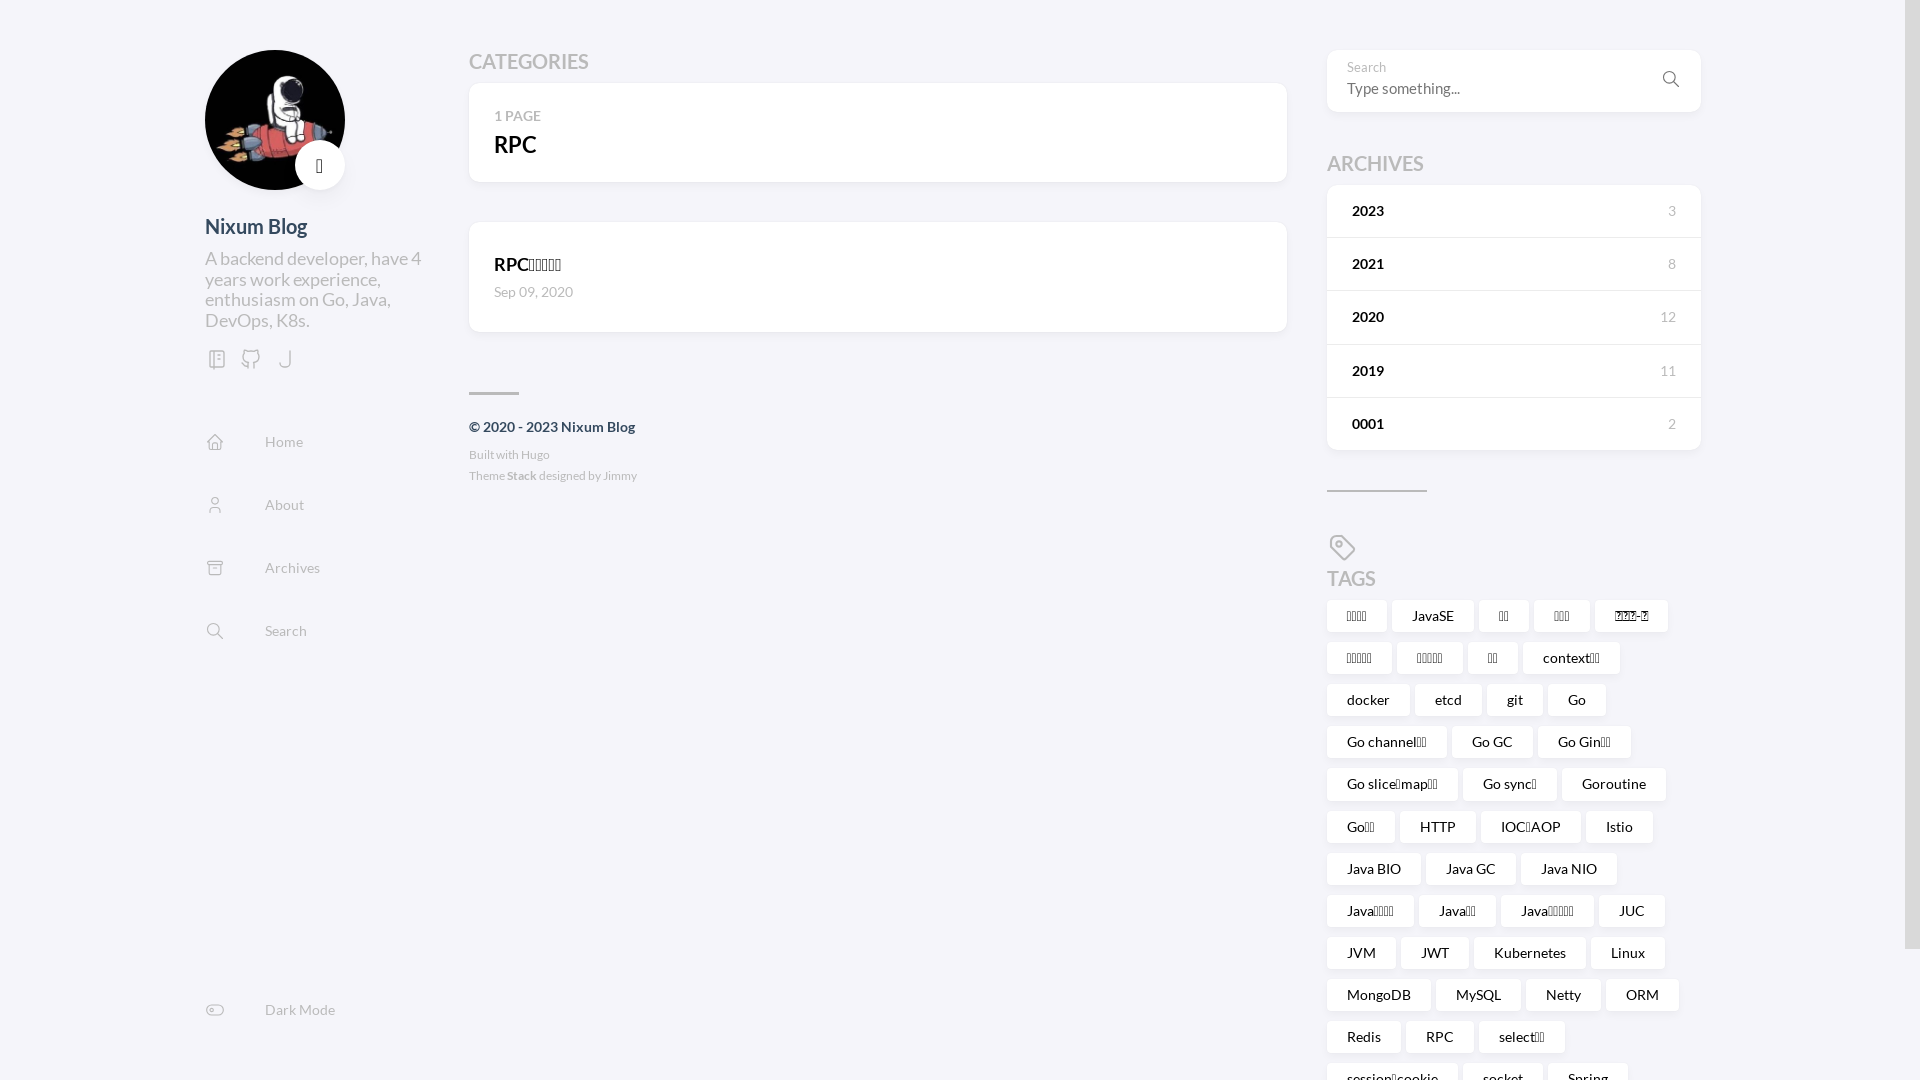 Image resolution: width=1920 pixels, height=1080 pixels. Describe the element at coordinates (252, 440) in the screenshot. I see `'Home'` at that location.